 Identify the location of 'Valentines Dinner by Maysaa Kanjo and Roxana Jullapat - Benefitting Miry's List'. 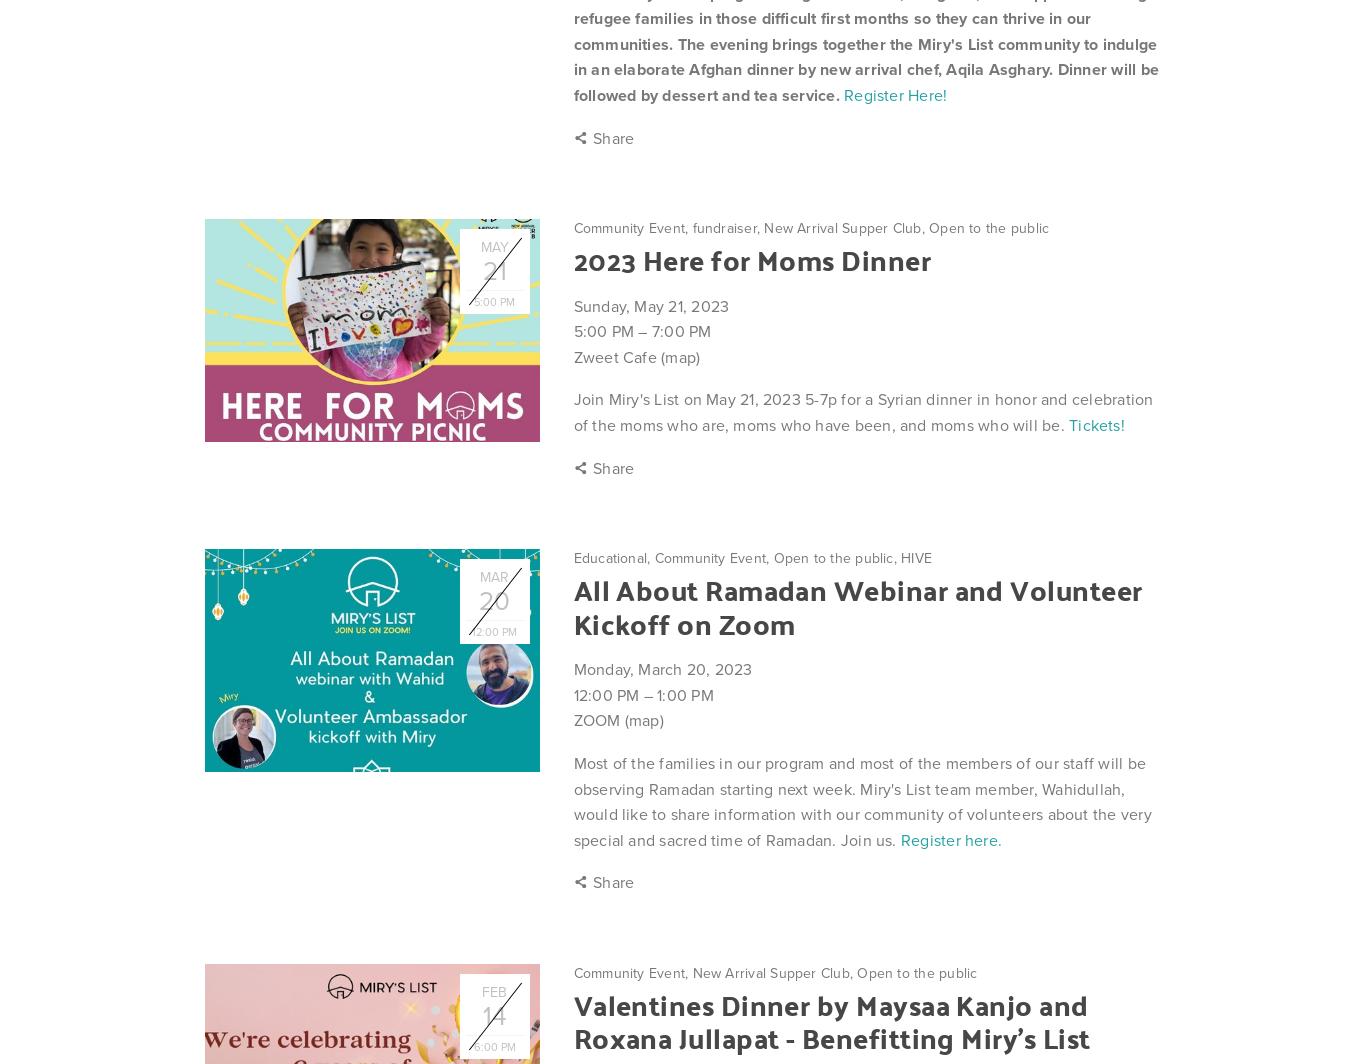
(830, 1020).